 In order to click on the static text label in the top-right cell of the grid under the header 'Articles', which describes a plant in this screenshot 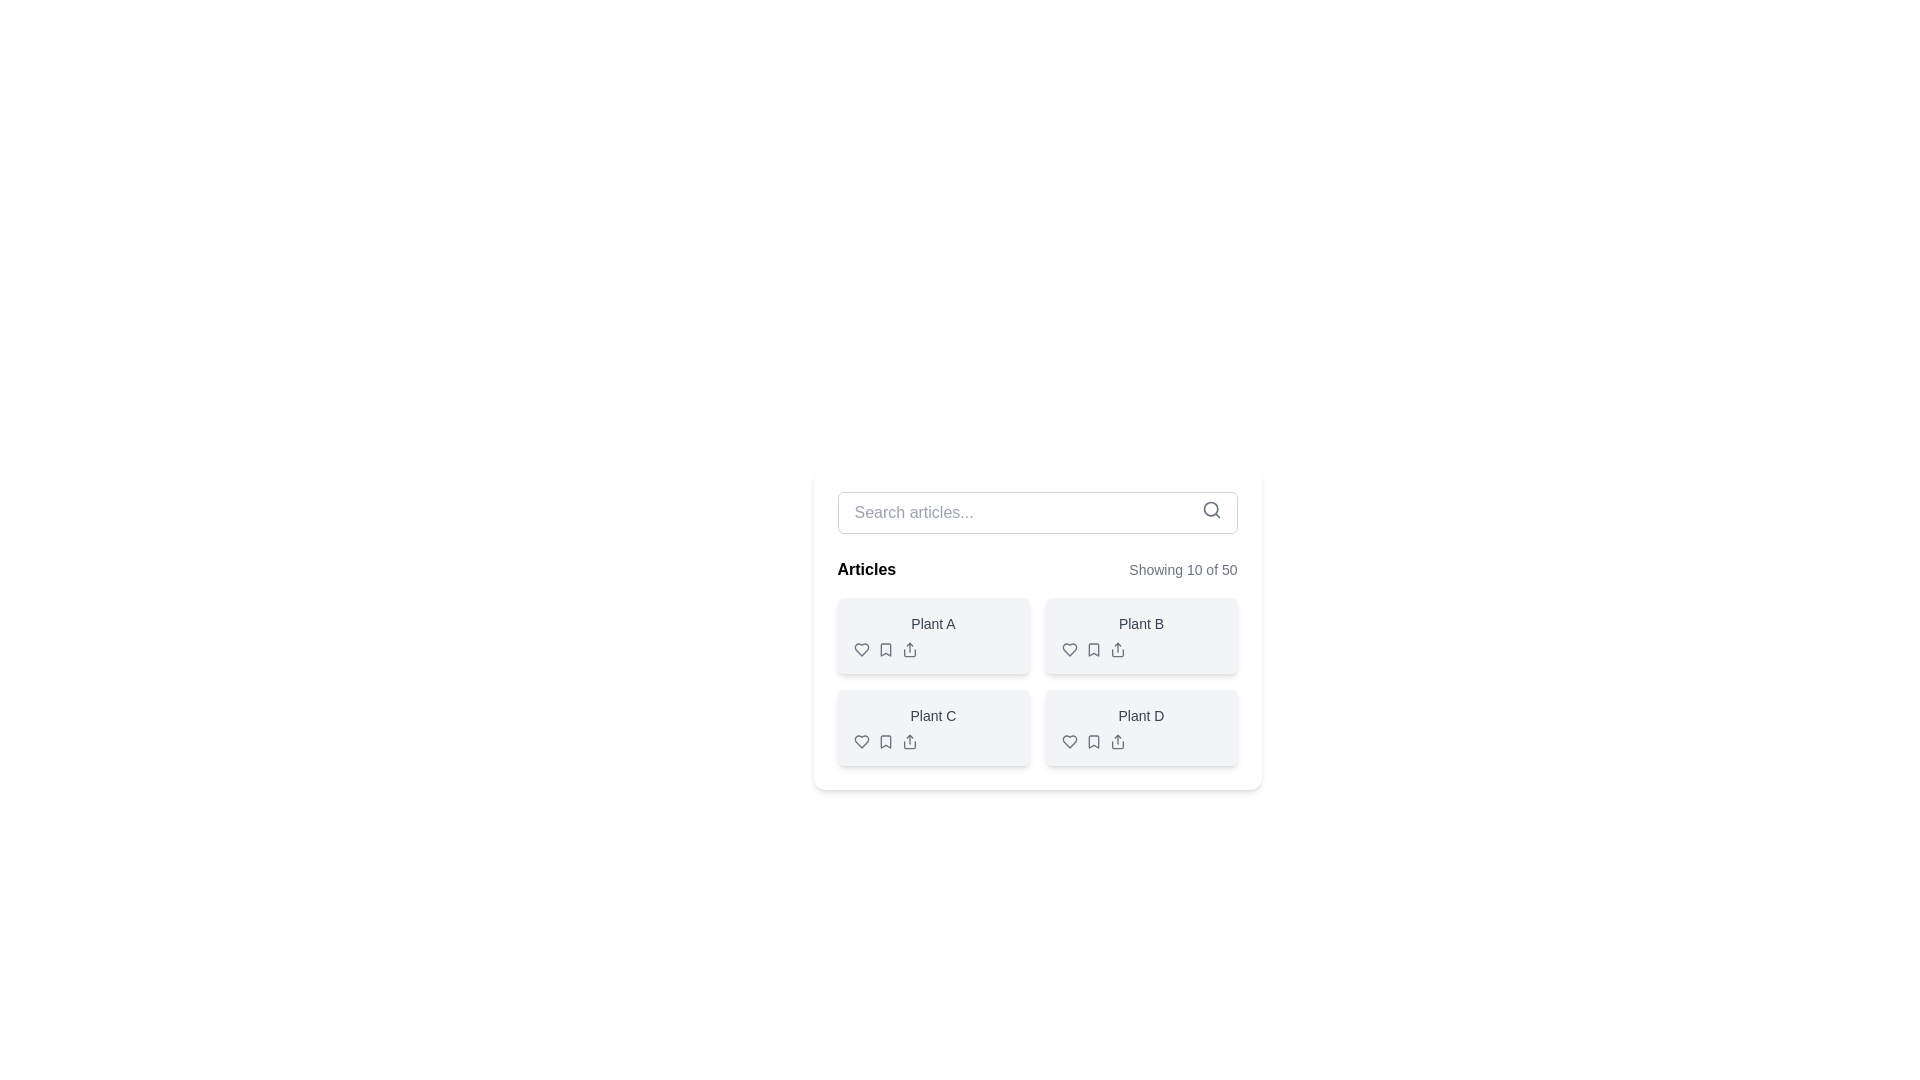, I will do `click(1141, 623)`.